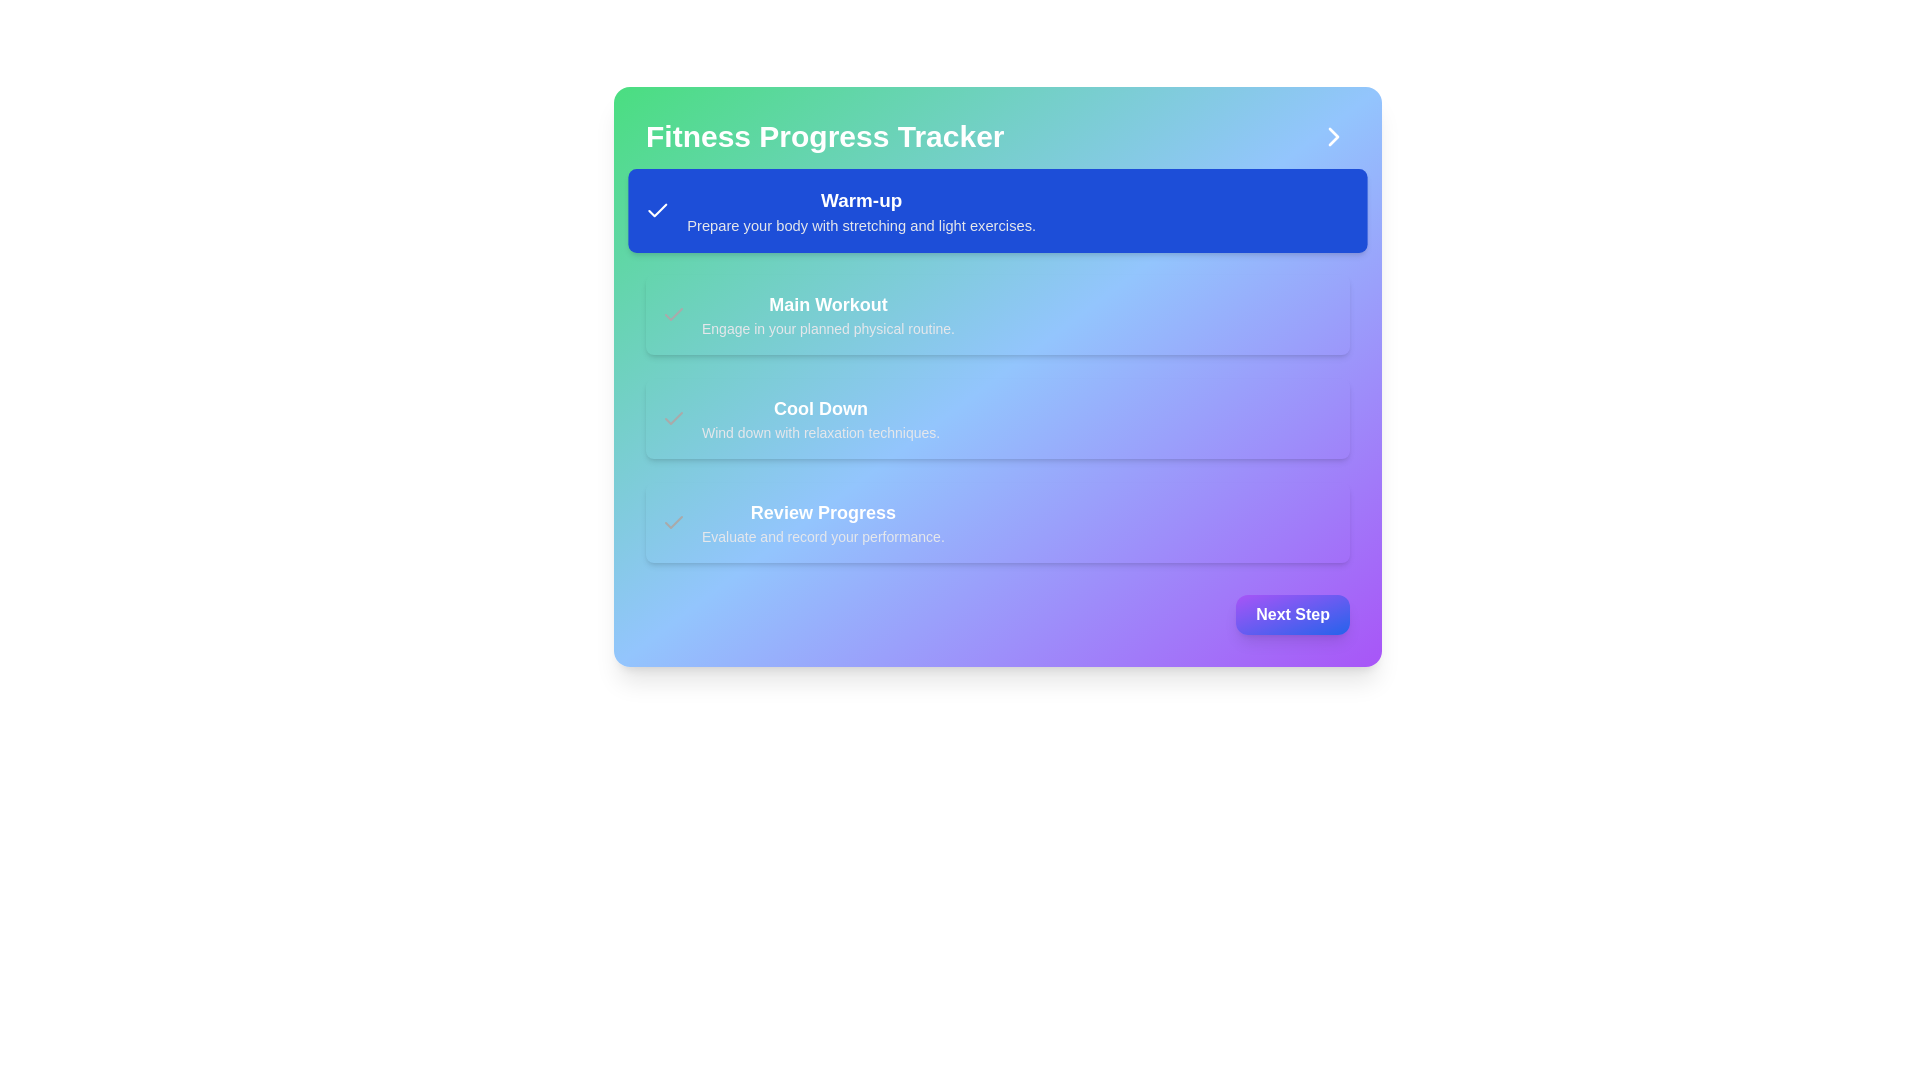  What do you see at coordinates (998, 136) in the screenshot?
I see `the 'Fitness Progress Tracker' header text to read it` at bounding box center [998, 136].